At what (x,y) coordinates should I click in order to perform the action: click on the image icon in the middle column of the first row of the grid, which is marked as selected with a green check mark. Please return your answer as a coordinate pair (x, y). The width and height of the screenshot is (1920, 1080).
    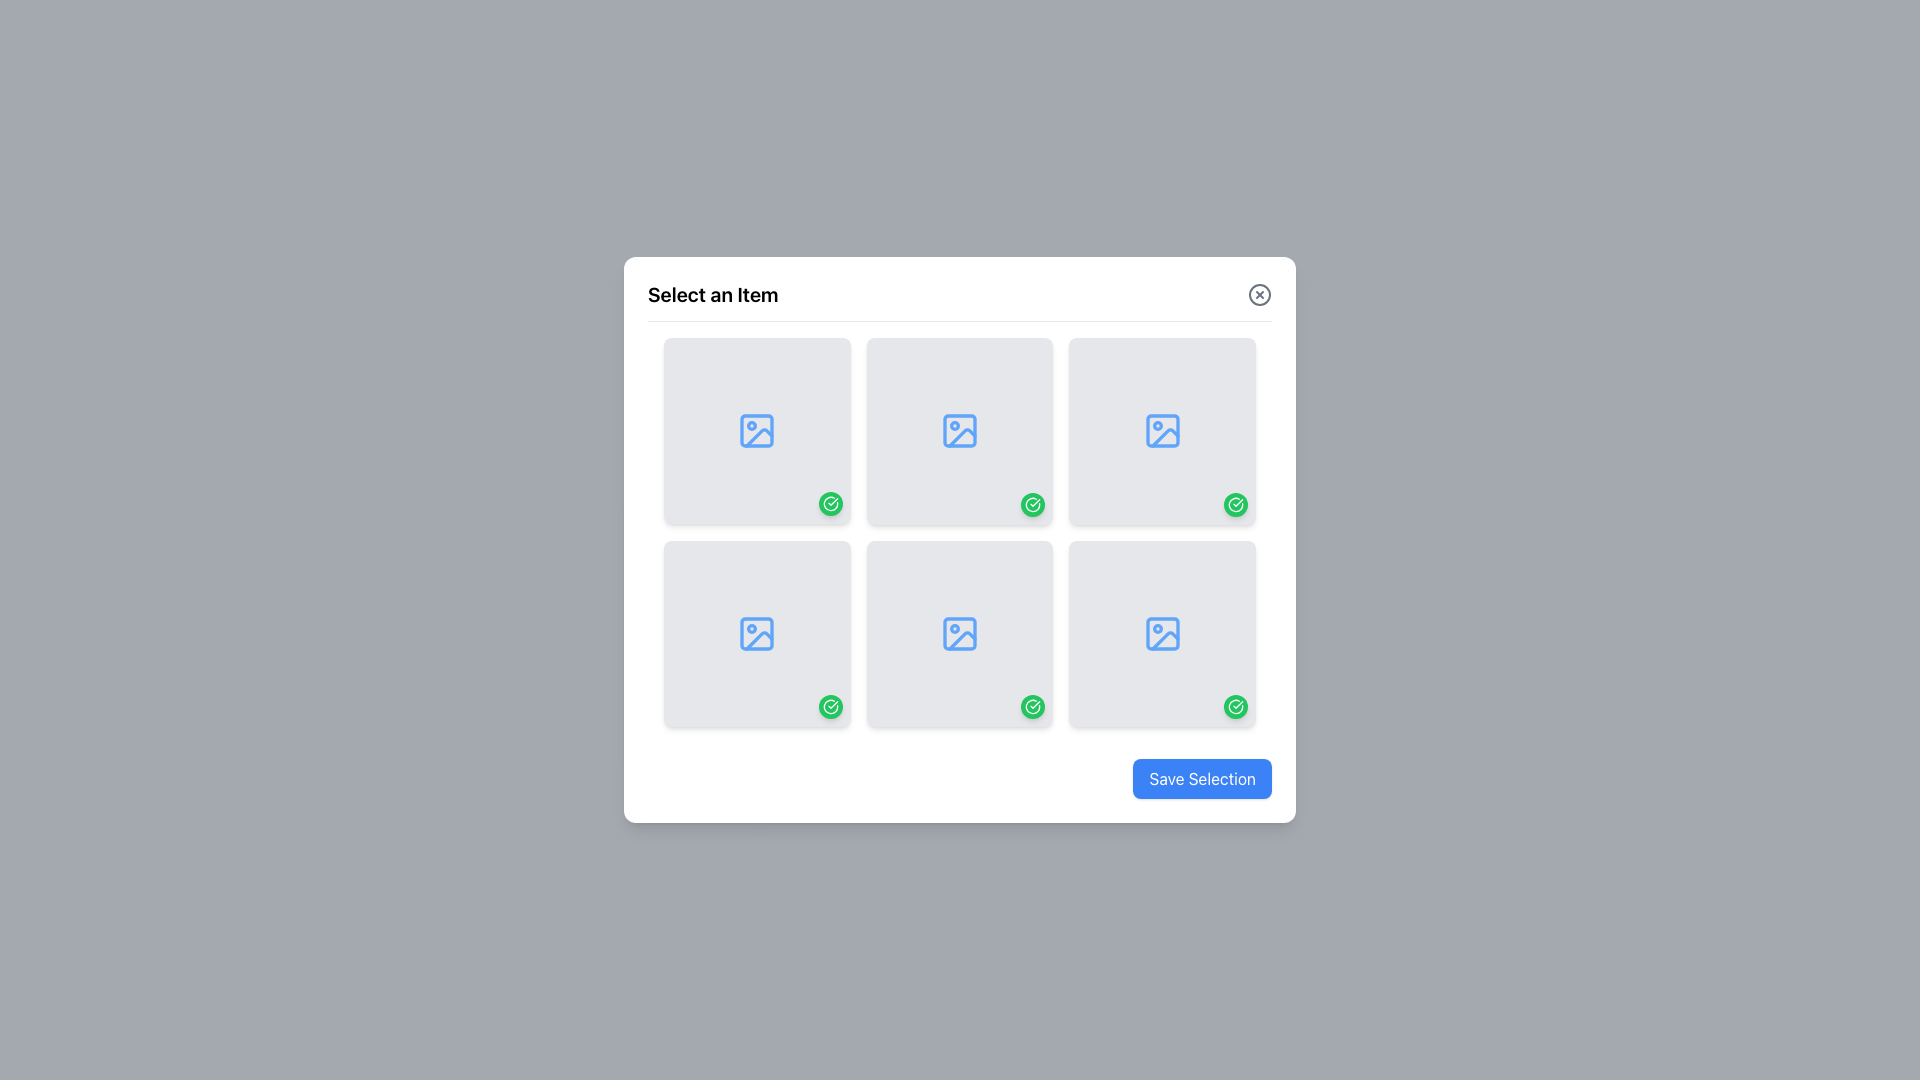
    Looking at the image, I should click on (960, 430).